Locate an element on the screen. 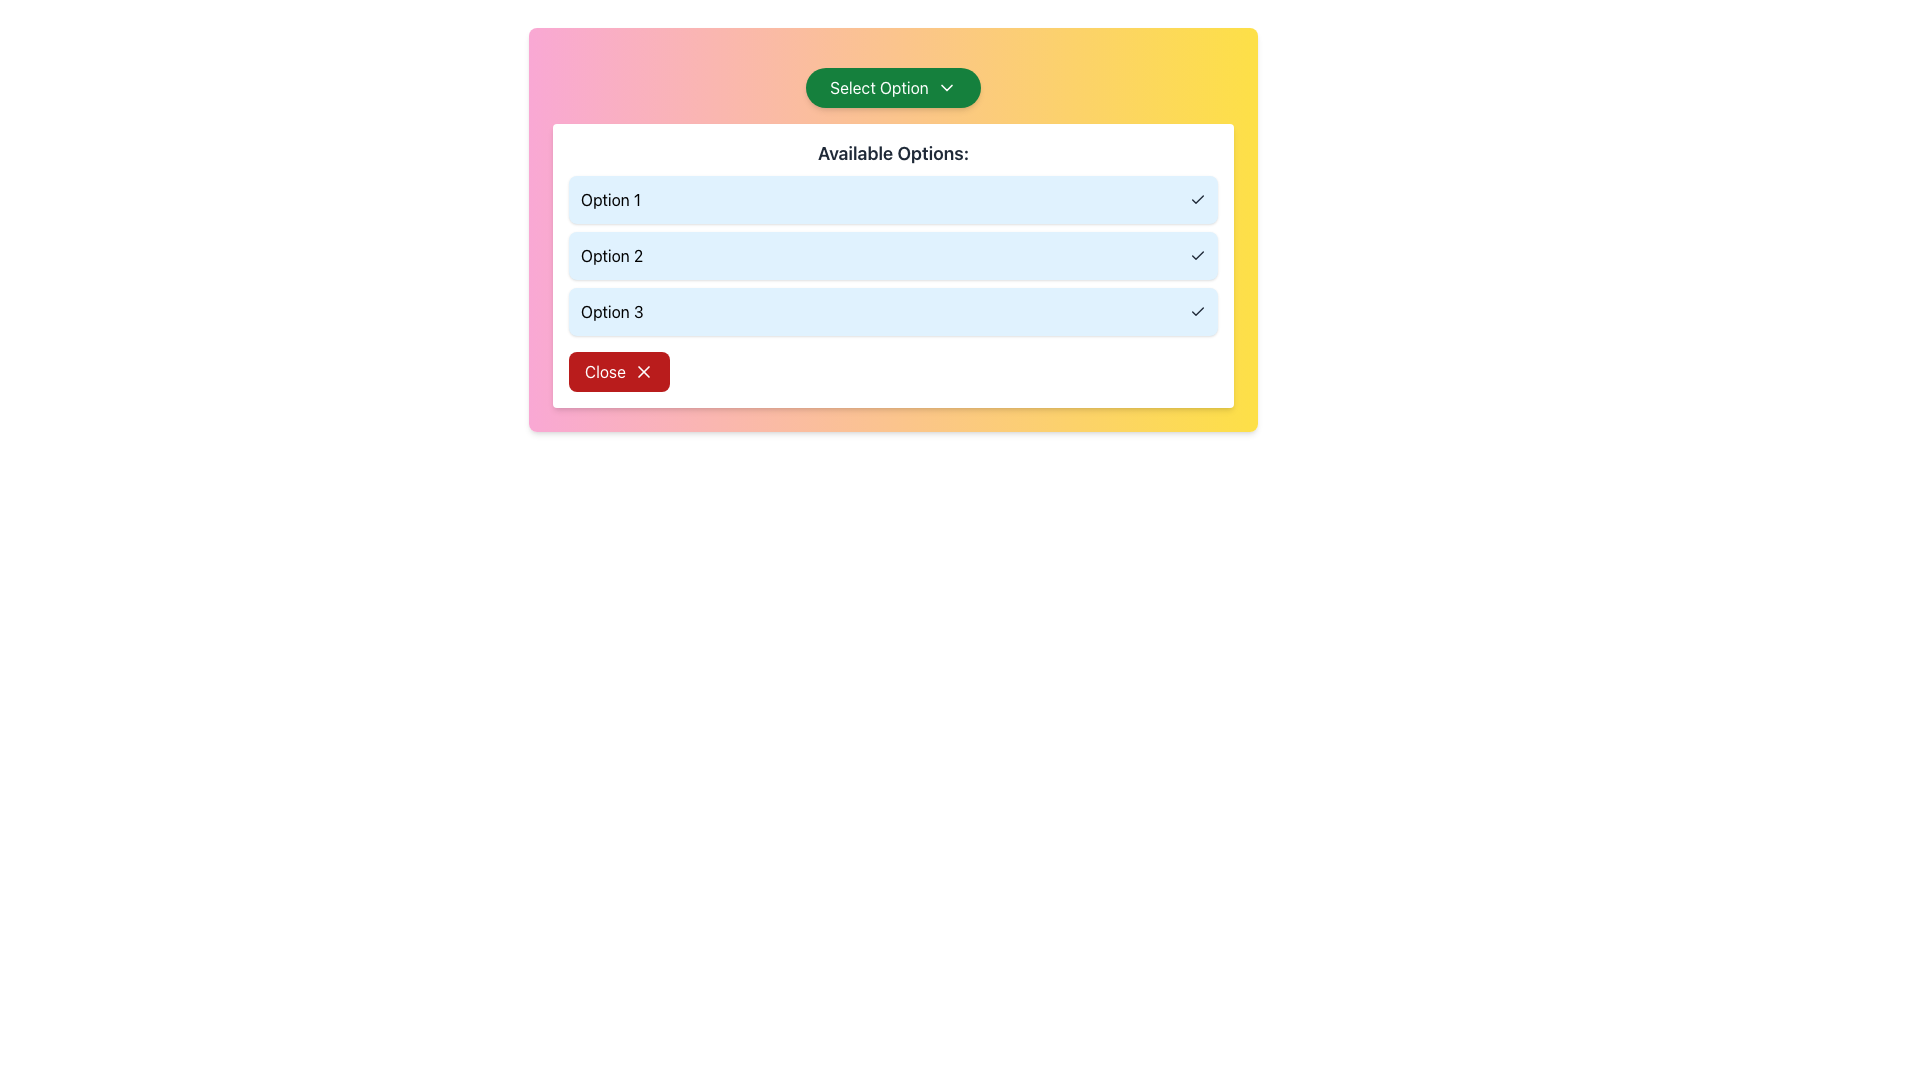 The image size is (1920, 1080). an option in the options list of the Panel located below the 'Select Option' button and above the 'Close' button is located at coordinates (892, 265).